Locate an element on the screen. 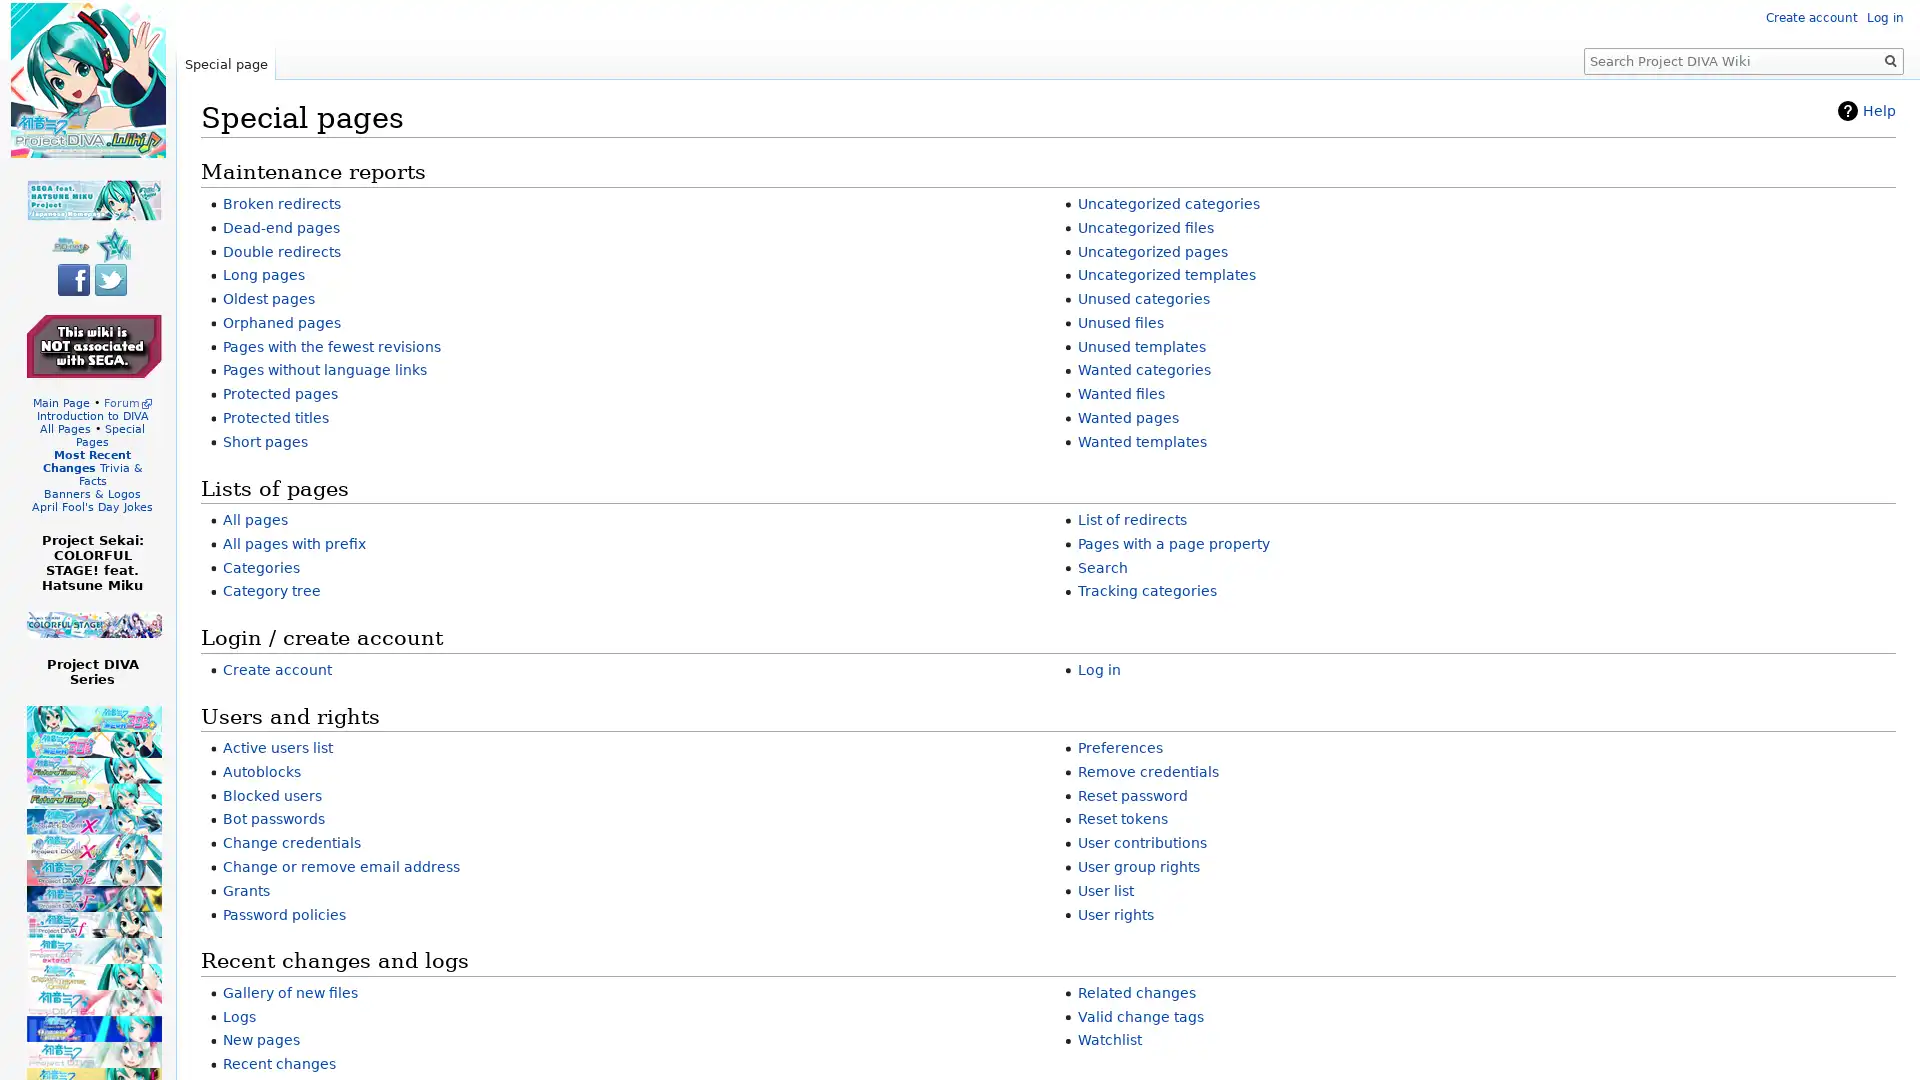  Go is located at coordinates (1890, 60).